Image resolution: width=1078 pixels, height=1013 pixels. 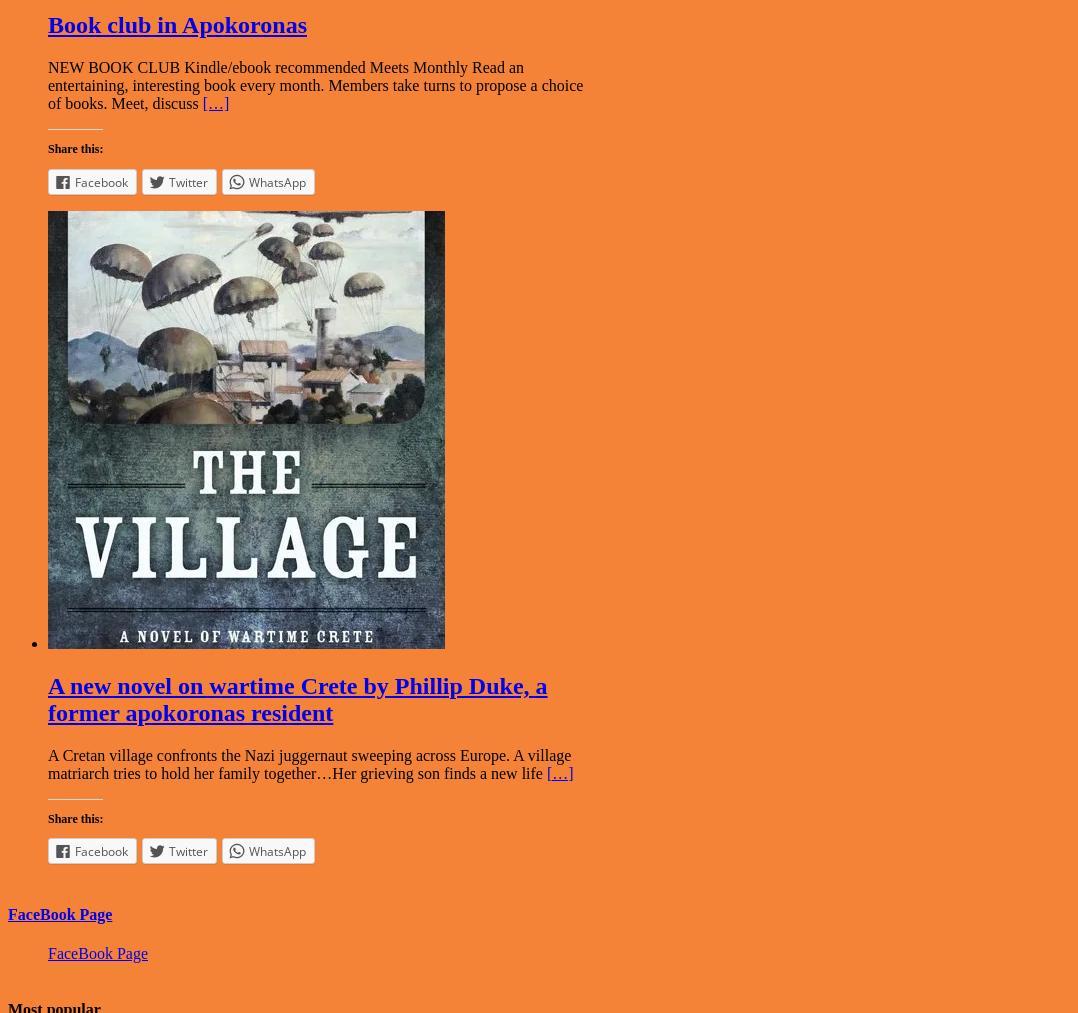 I want to click on 'Book club in Apokoronas', so click(x=176, y=24).